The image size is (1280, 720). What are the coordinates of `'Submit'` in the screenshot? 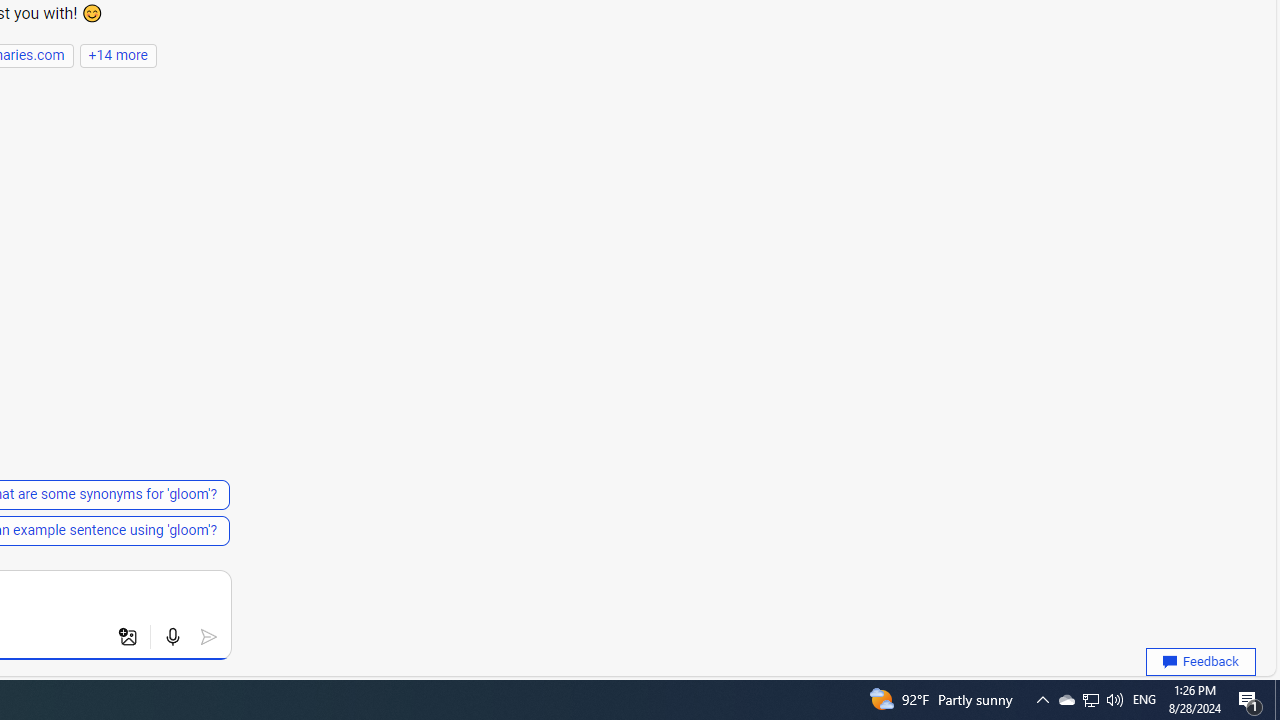 It's located at (208, 637).